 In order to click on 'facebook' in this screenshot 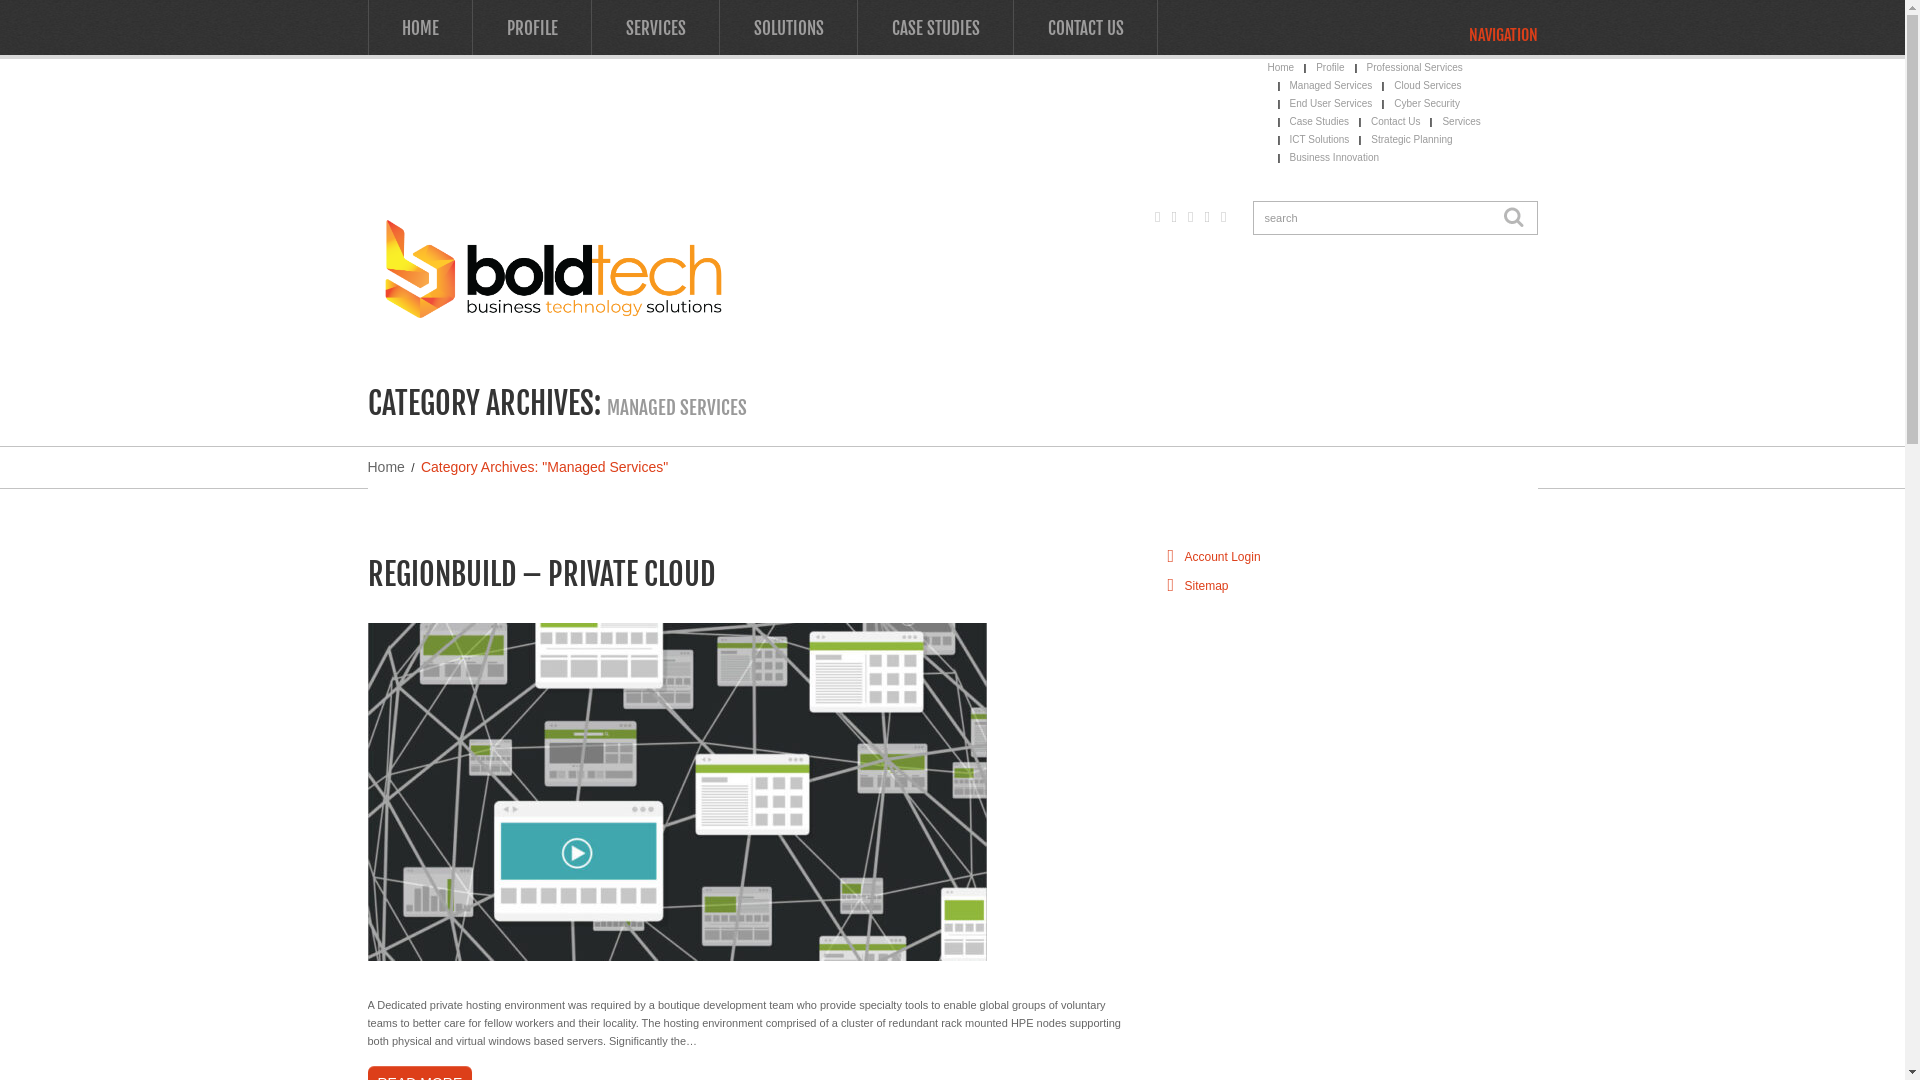, I will do `click(1190, 216)`.